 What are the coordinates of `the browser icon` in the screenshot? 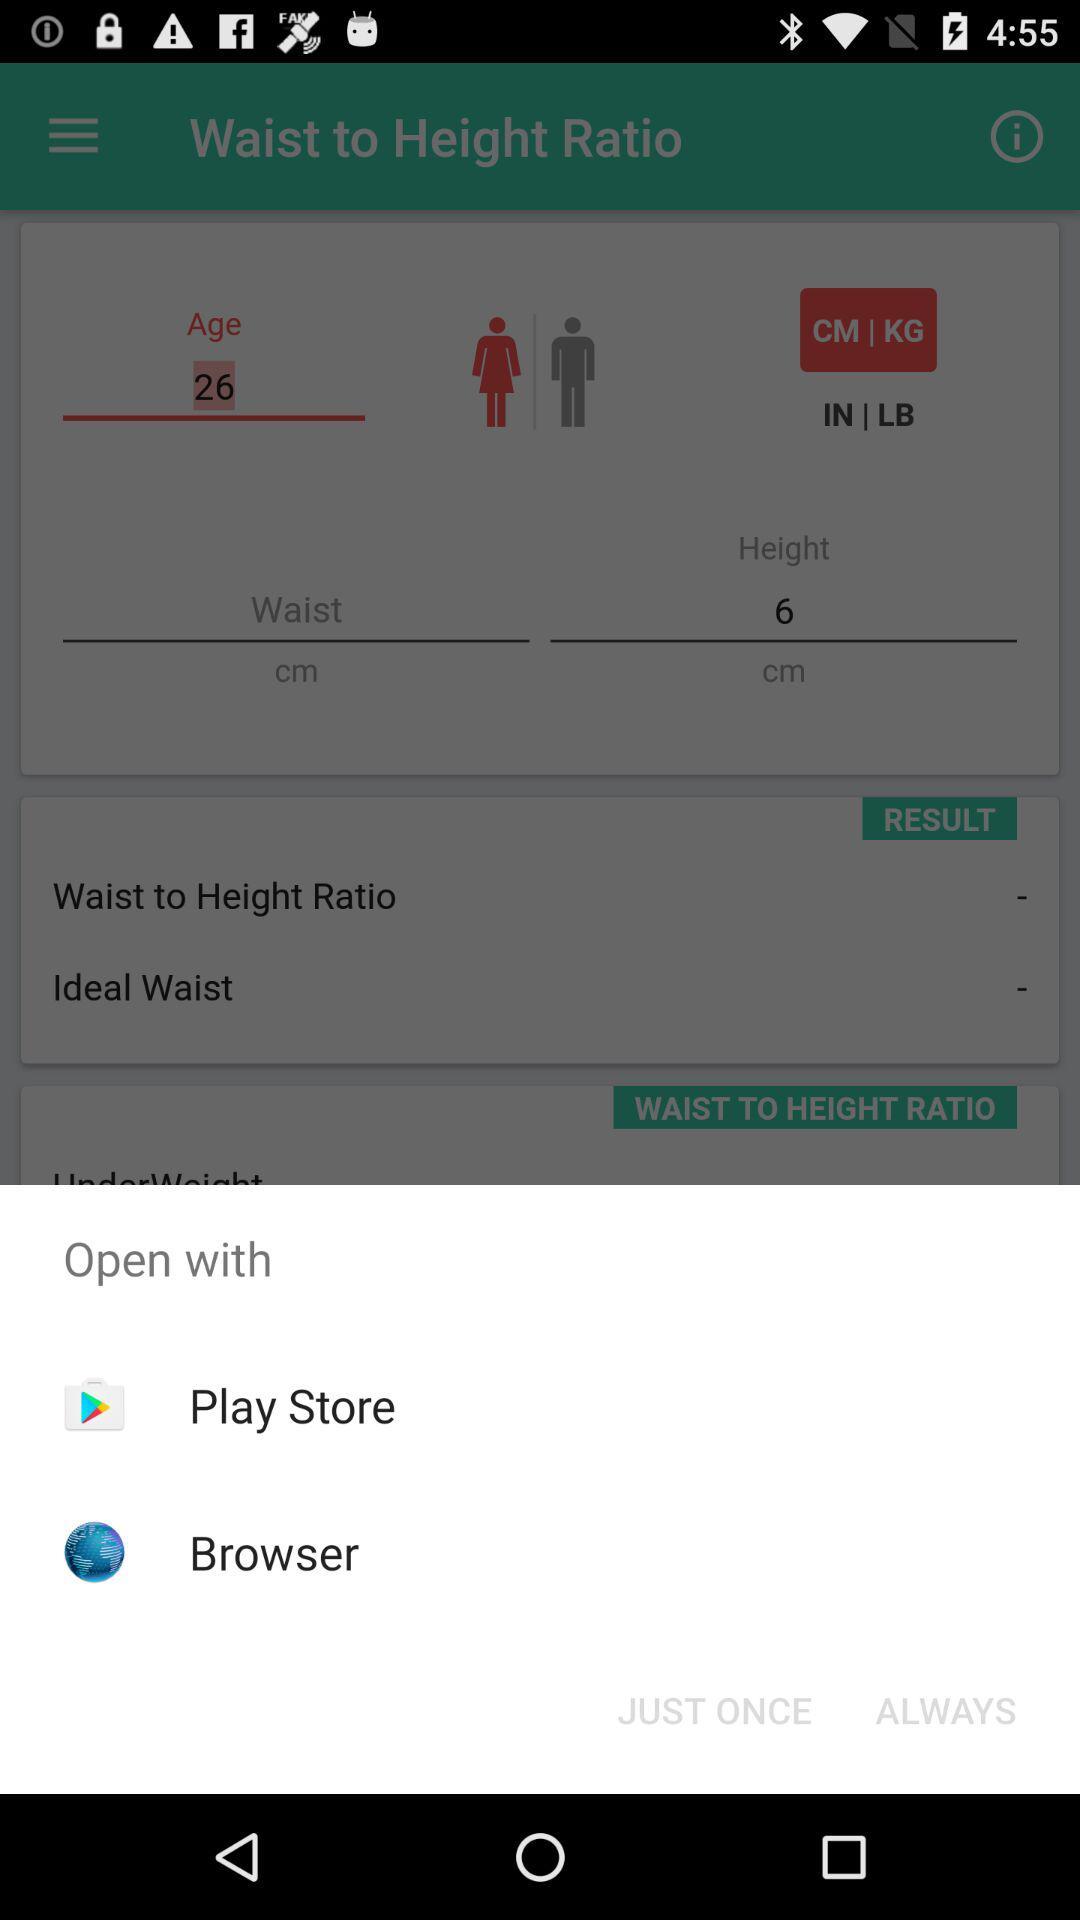 It's located at (274, 1551).